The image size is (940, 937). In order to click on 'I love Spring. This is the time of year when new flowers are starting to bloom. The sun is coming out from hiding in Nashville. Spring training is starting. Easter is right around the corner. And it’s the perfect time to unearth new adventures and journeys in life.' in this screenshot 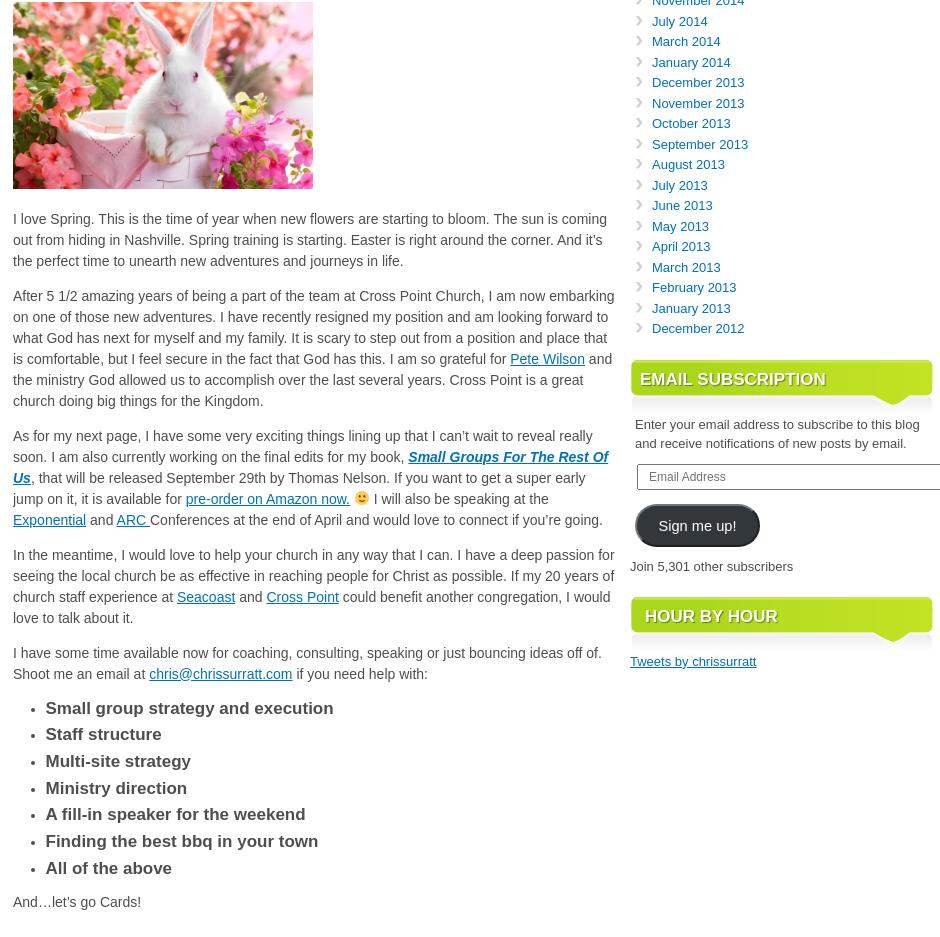, I will do `click(308, 238)`.